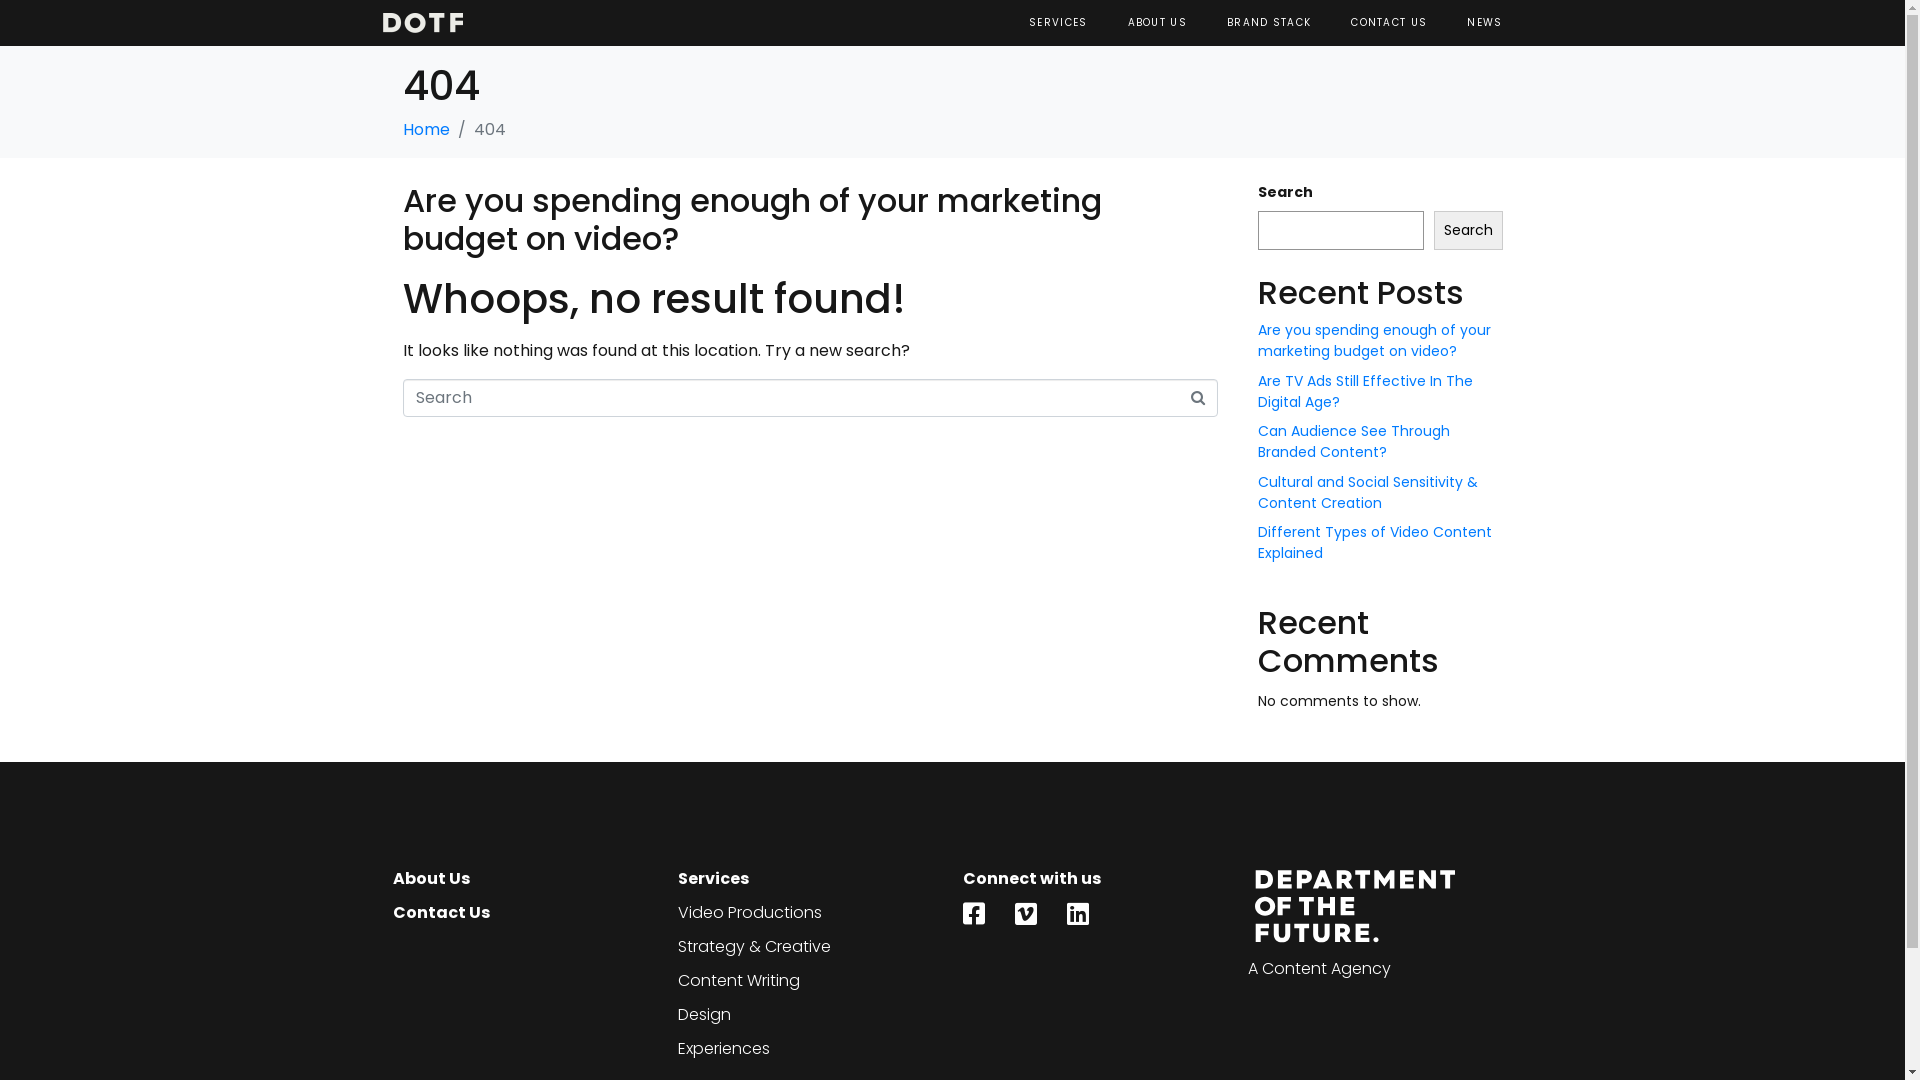  Describe the element at coordinates (1484, 23) in the screenshot. I see `'NEWS'` at that location.